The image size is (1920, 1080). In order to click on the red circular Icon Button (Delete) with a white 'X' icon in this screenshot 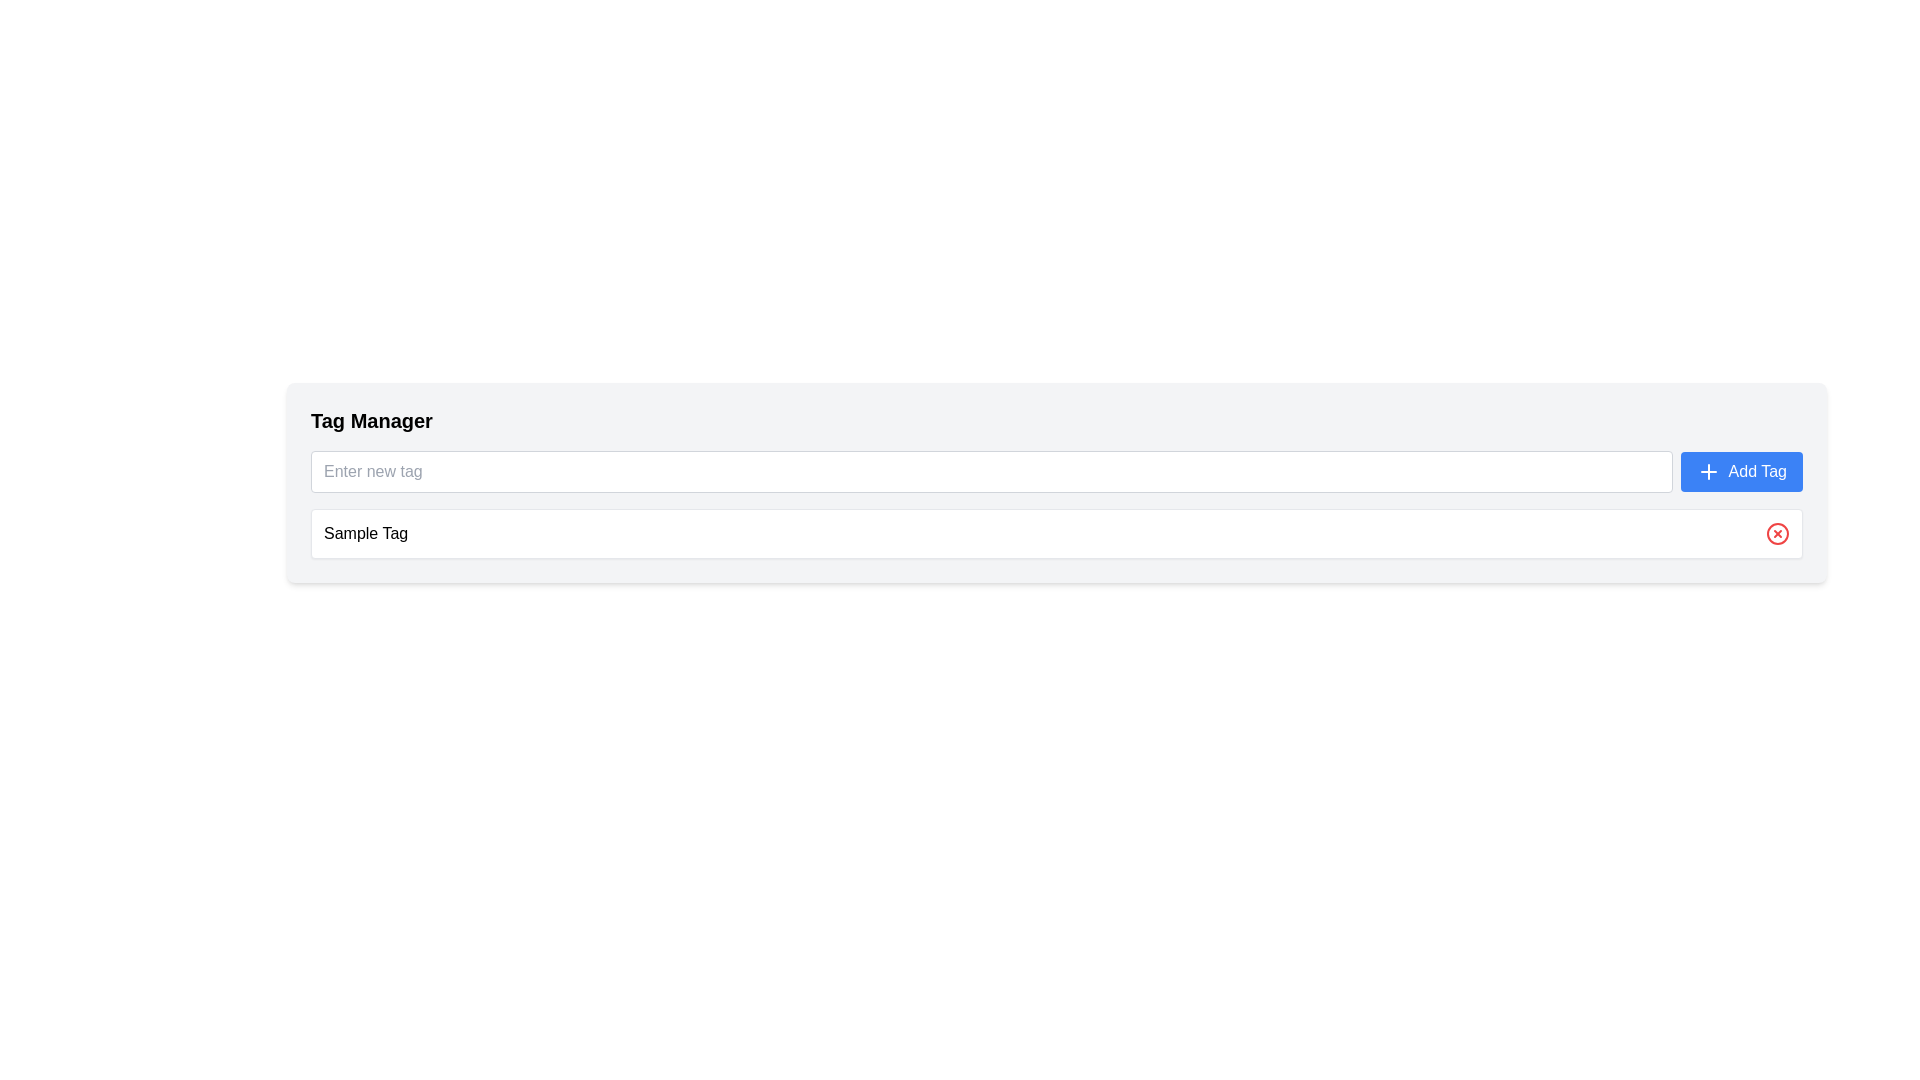, I will do `click(1777, 532)`.